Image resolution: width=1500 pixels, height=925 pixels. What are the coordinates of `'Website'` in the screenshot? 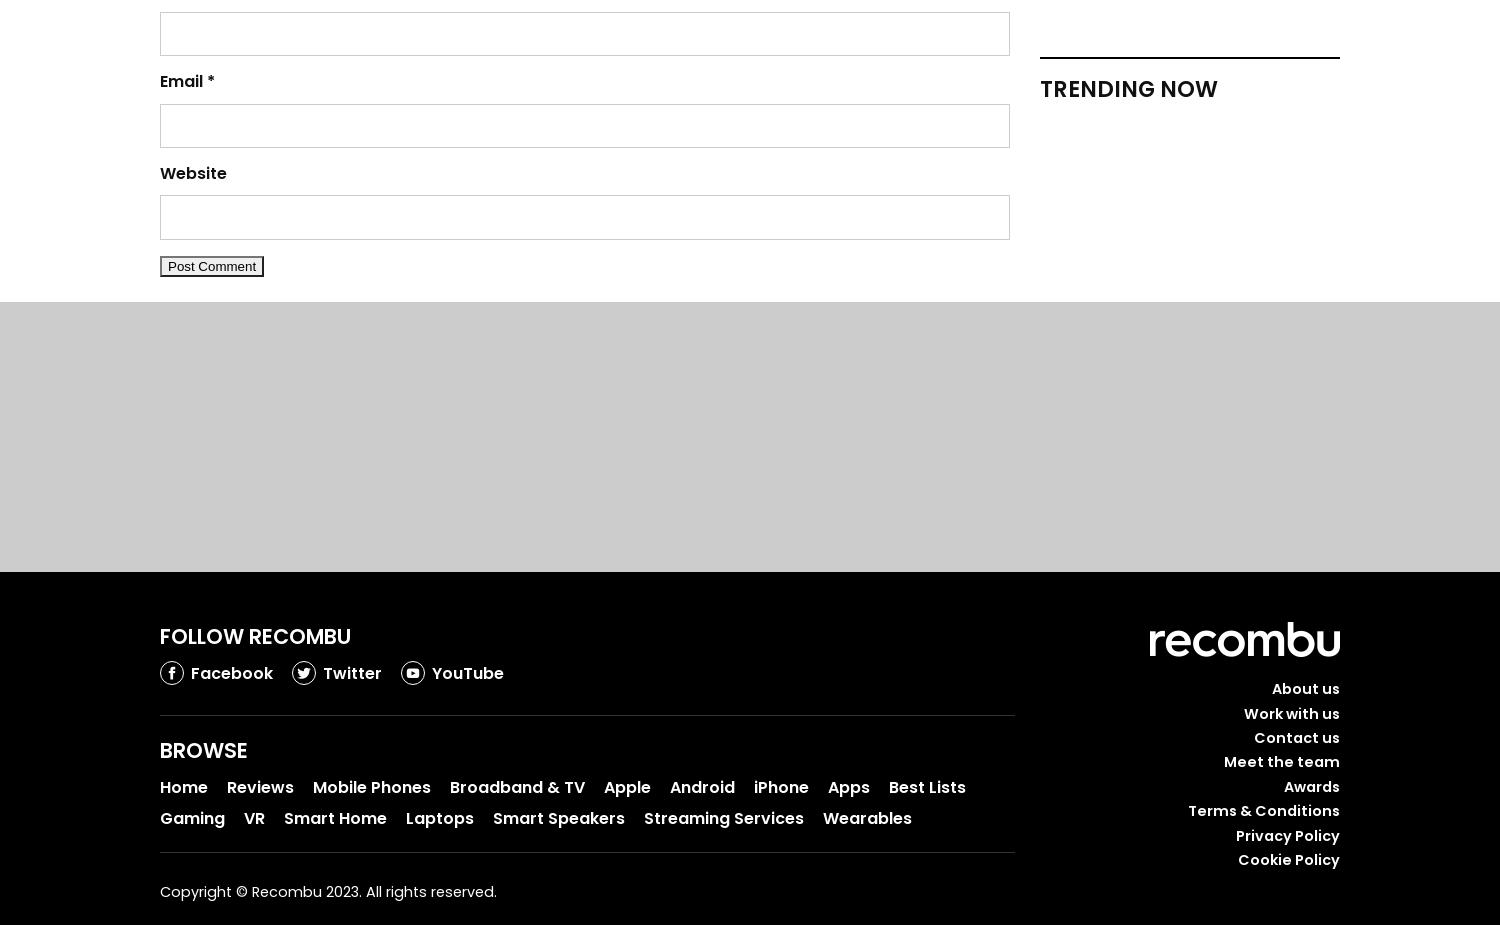 It's located at (192, 171).